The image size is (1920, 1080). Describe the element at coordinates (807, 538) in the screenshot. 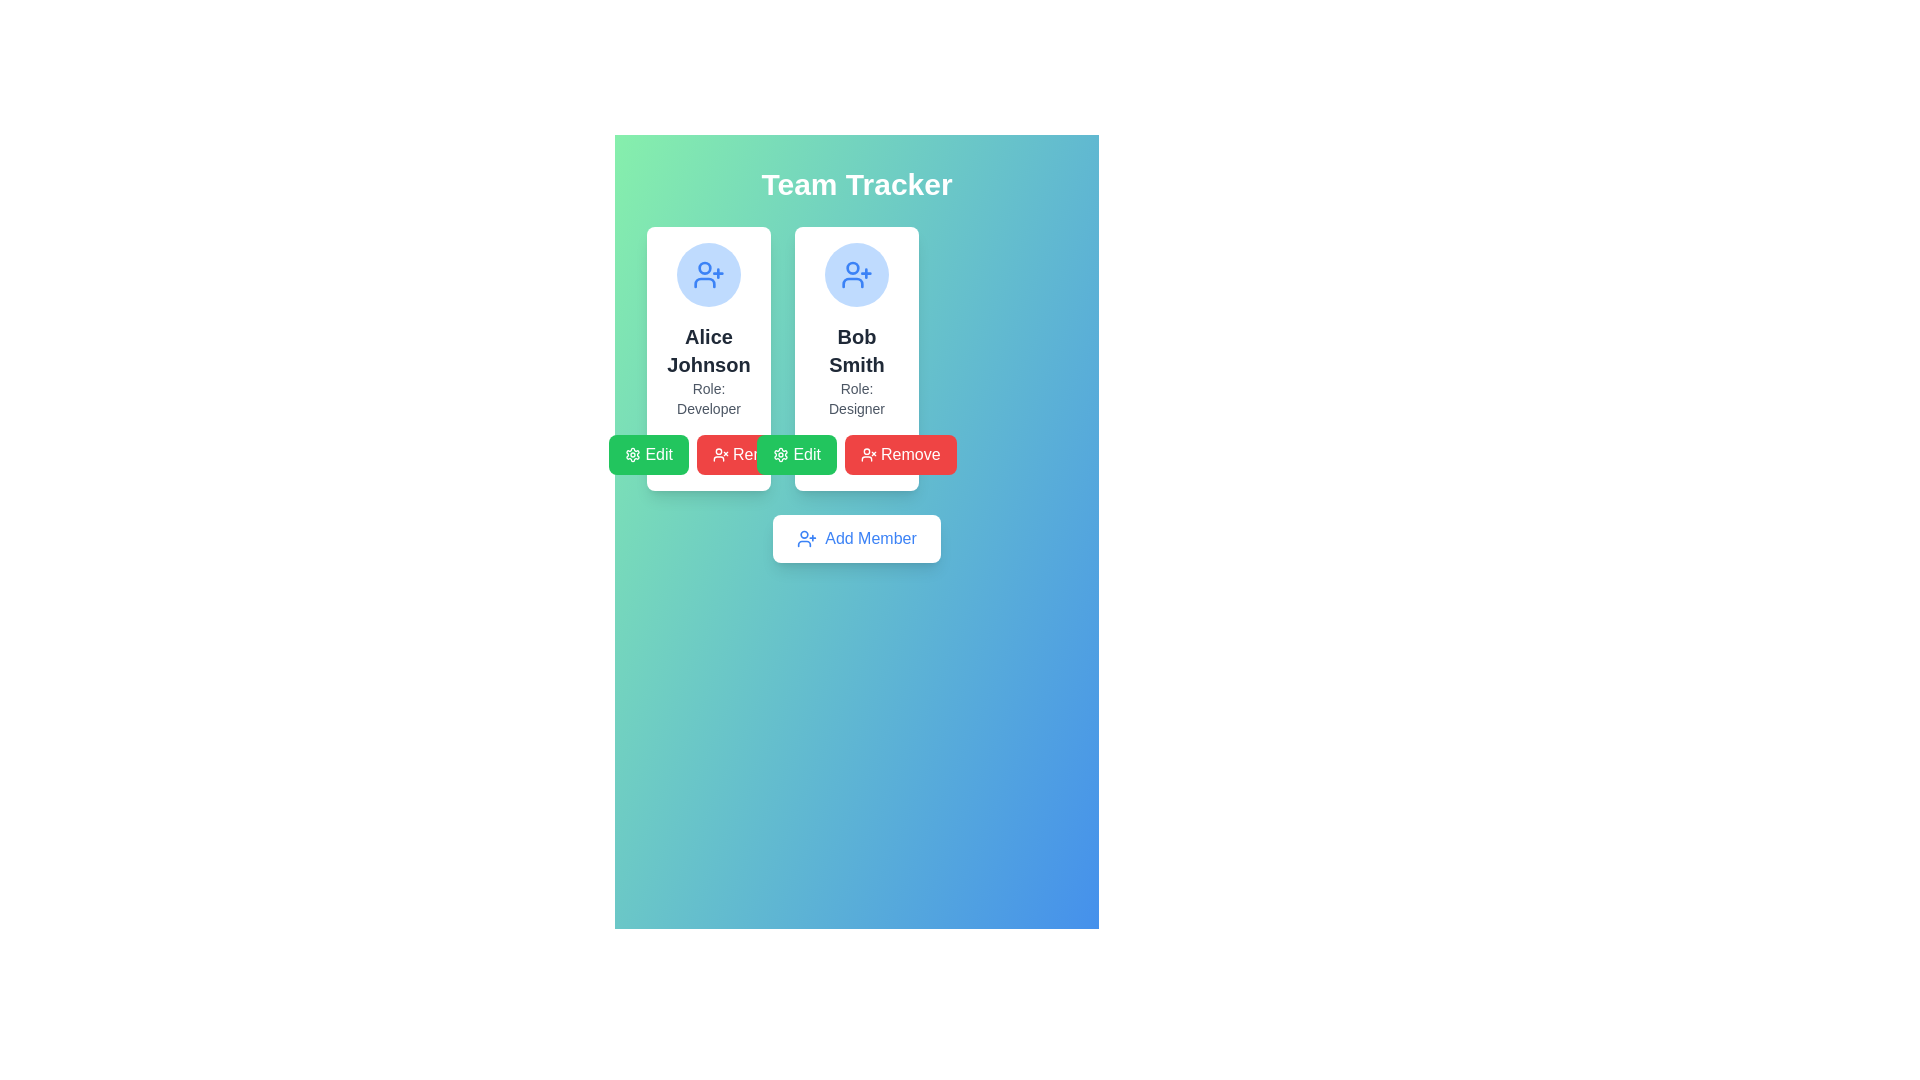

I see `the 'Add Member' button icon, which visually represents the functionality of adding a team member and is positioned to the left of the button's text` at that location.